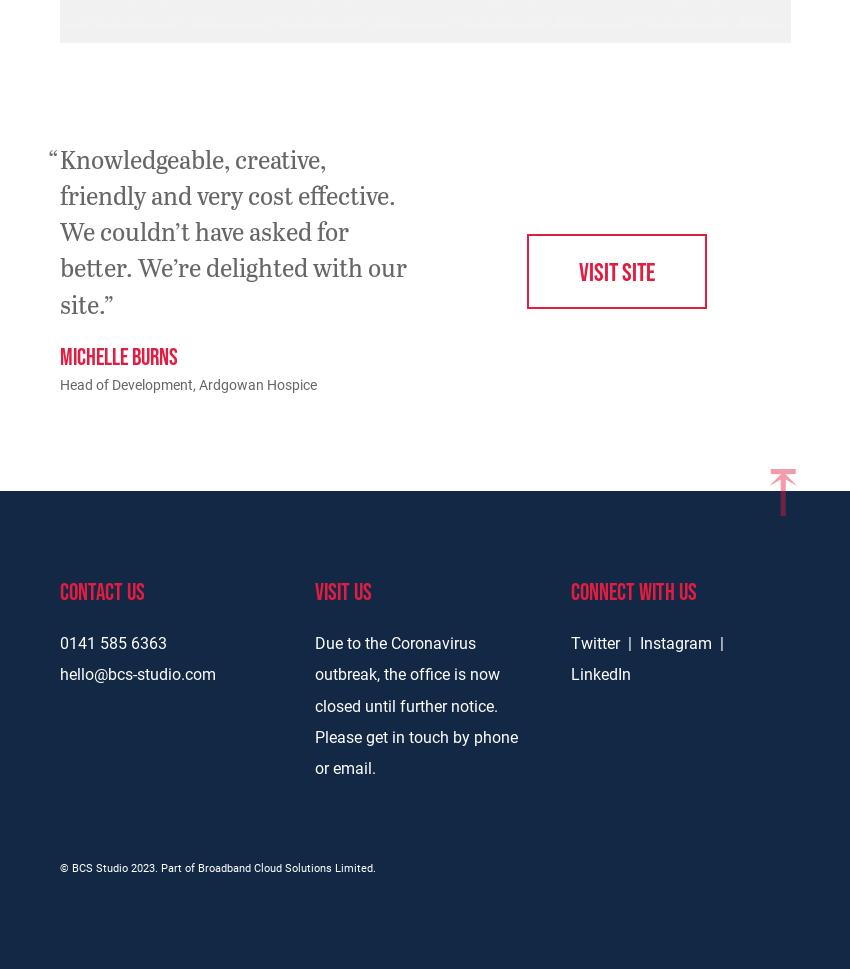  What do you see at coordinates (137, 672) in the screenshot?
I see `'hello@bcs-studio.com'` at bounding box center [137, 672].